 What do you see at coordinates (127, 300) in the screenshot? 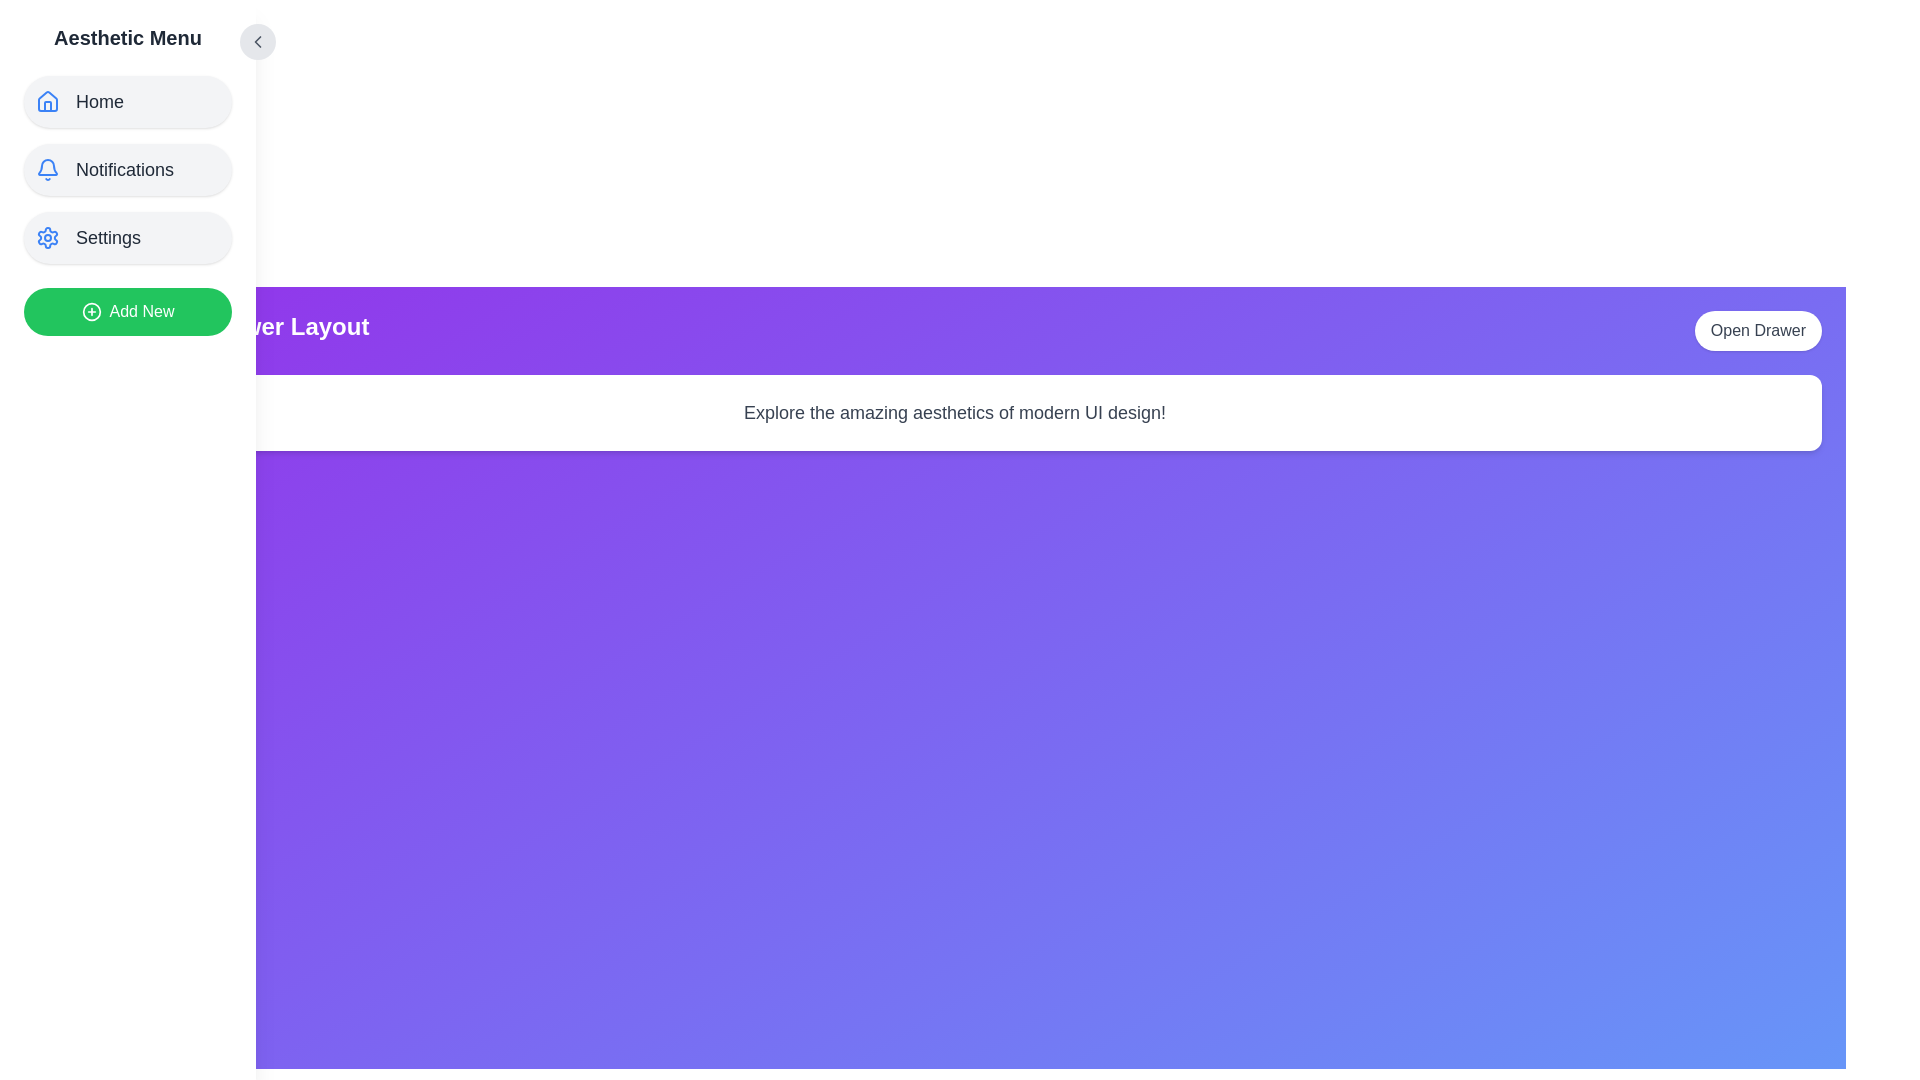
I see `the 'Add New Item' button located at the bottom of the vertical menu panel in the 'Aesthetic Menu' to observe any visual feedback` at bounding box center [127, 300].